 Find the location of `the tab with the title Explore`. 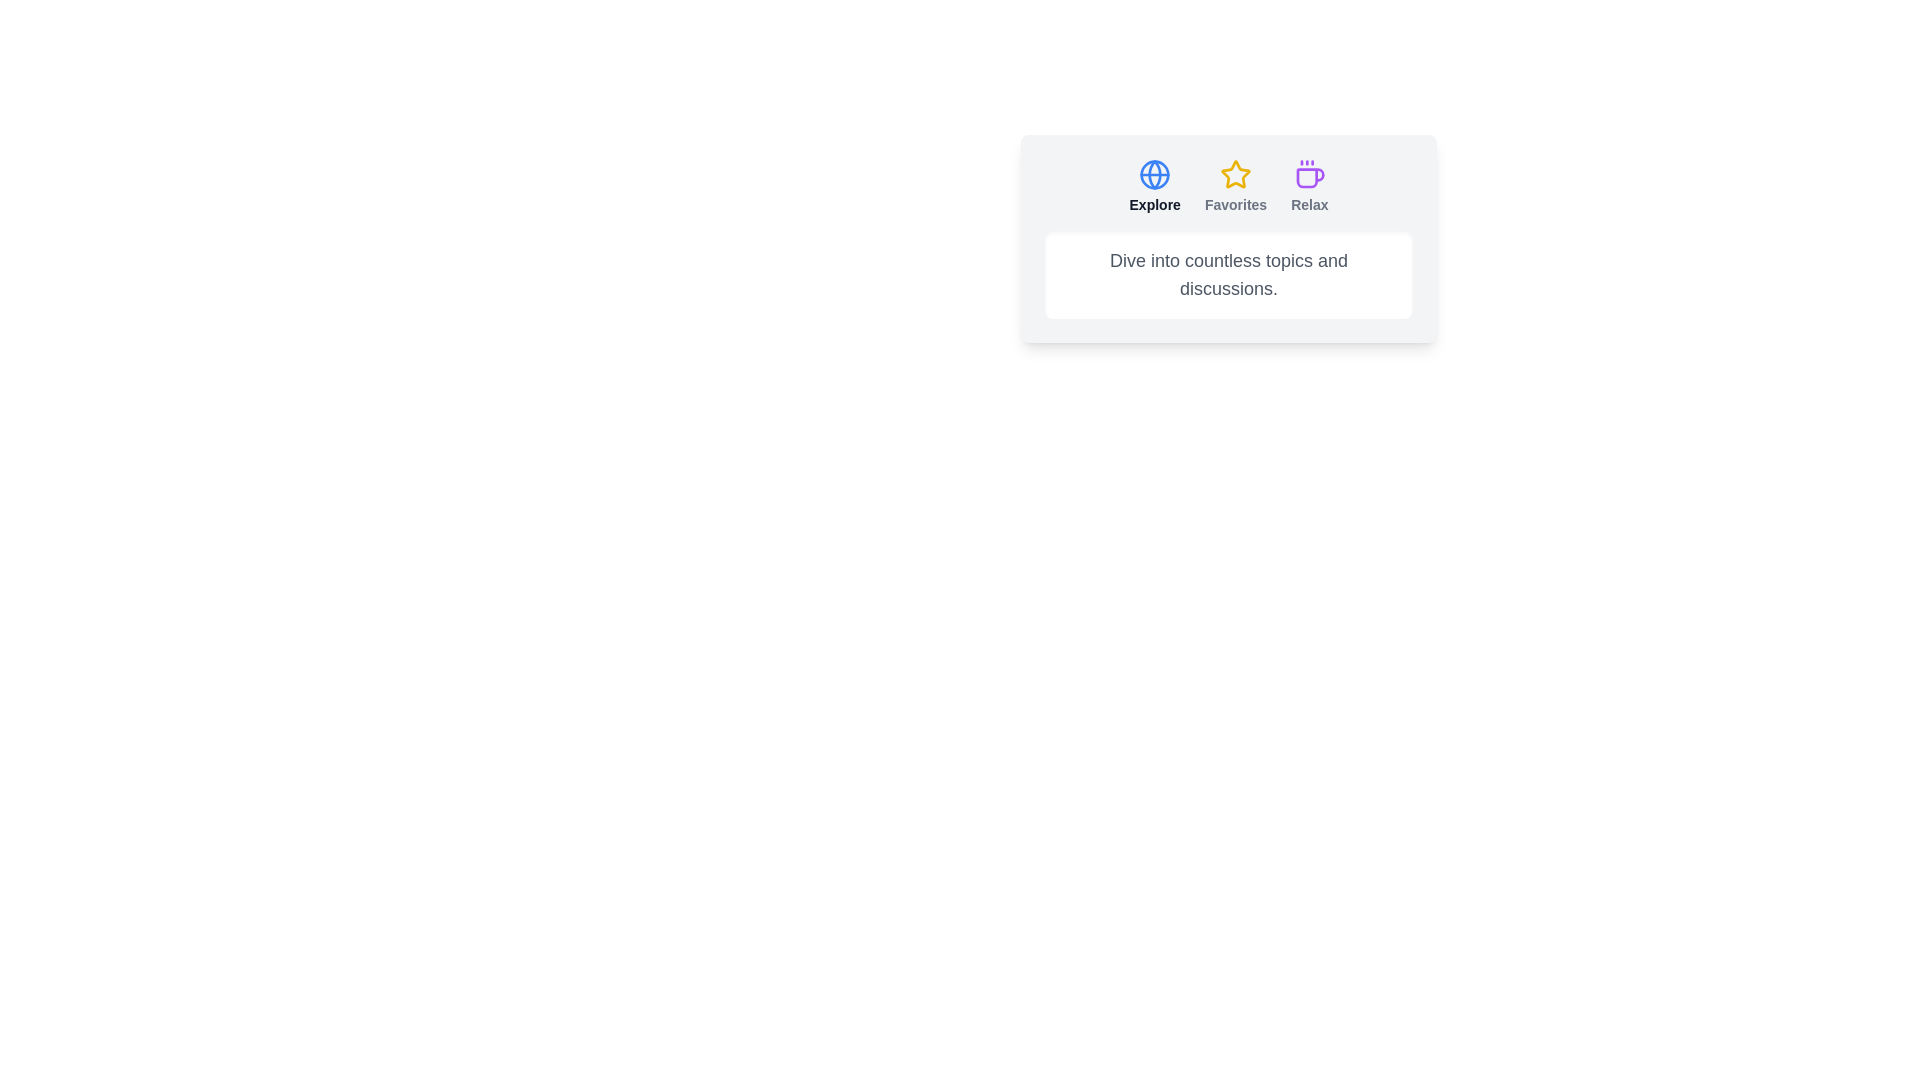

the tab with the title Explore is located at coordinates (1155, 186).